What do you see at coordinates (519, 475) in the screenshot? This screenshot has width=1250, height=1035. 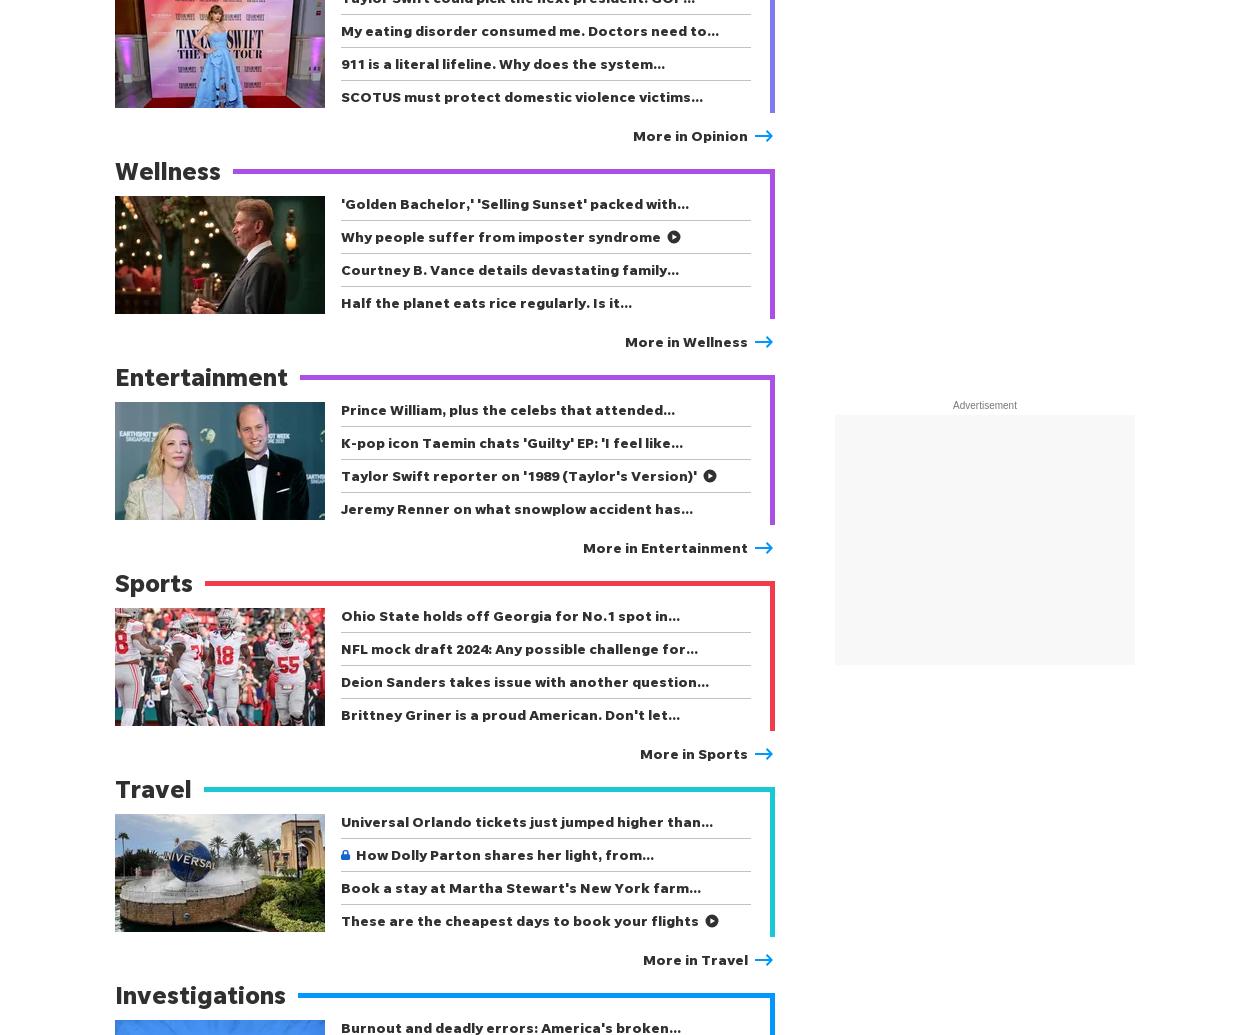 I see `'Taylor Swift reporter on '1989 (Taylor's Version)''` at bounding box center [519, 475].